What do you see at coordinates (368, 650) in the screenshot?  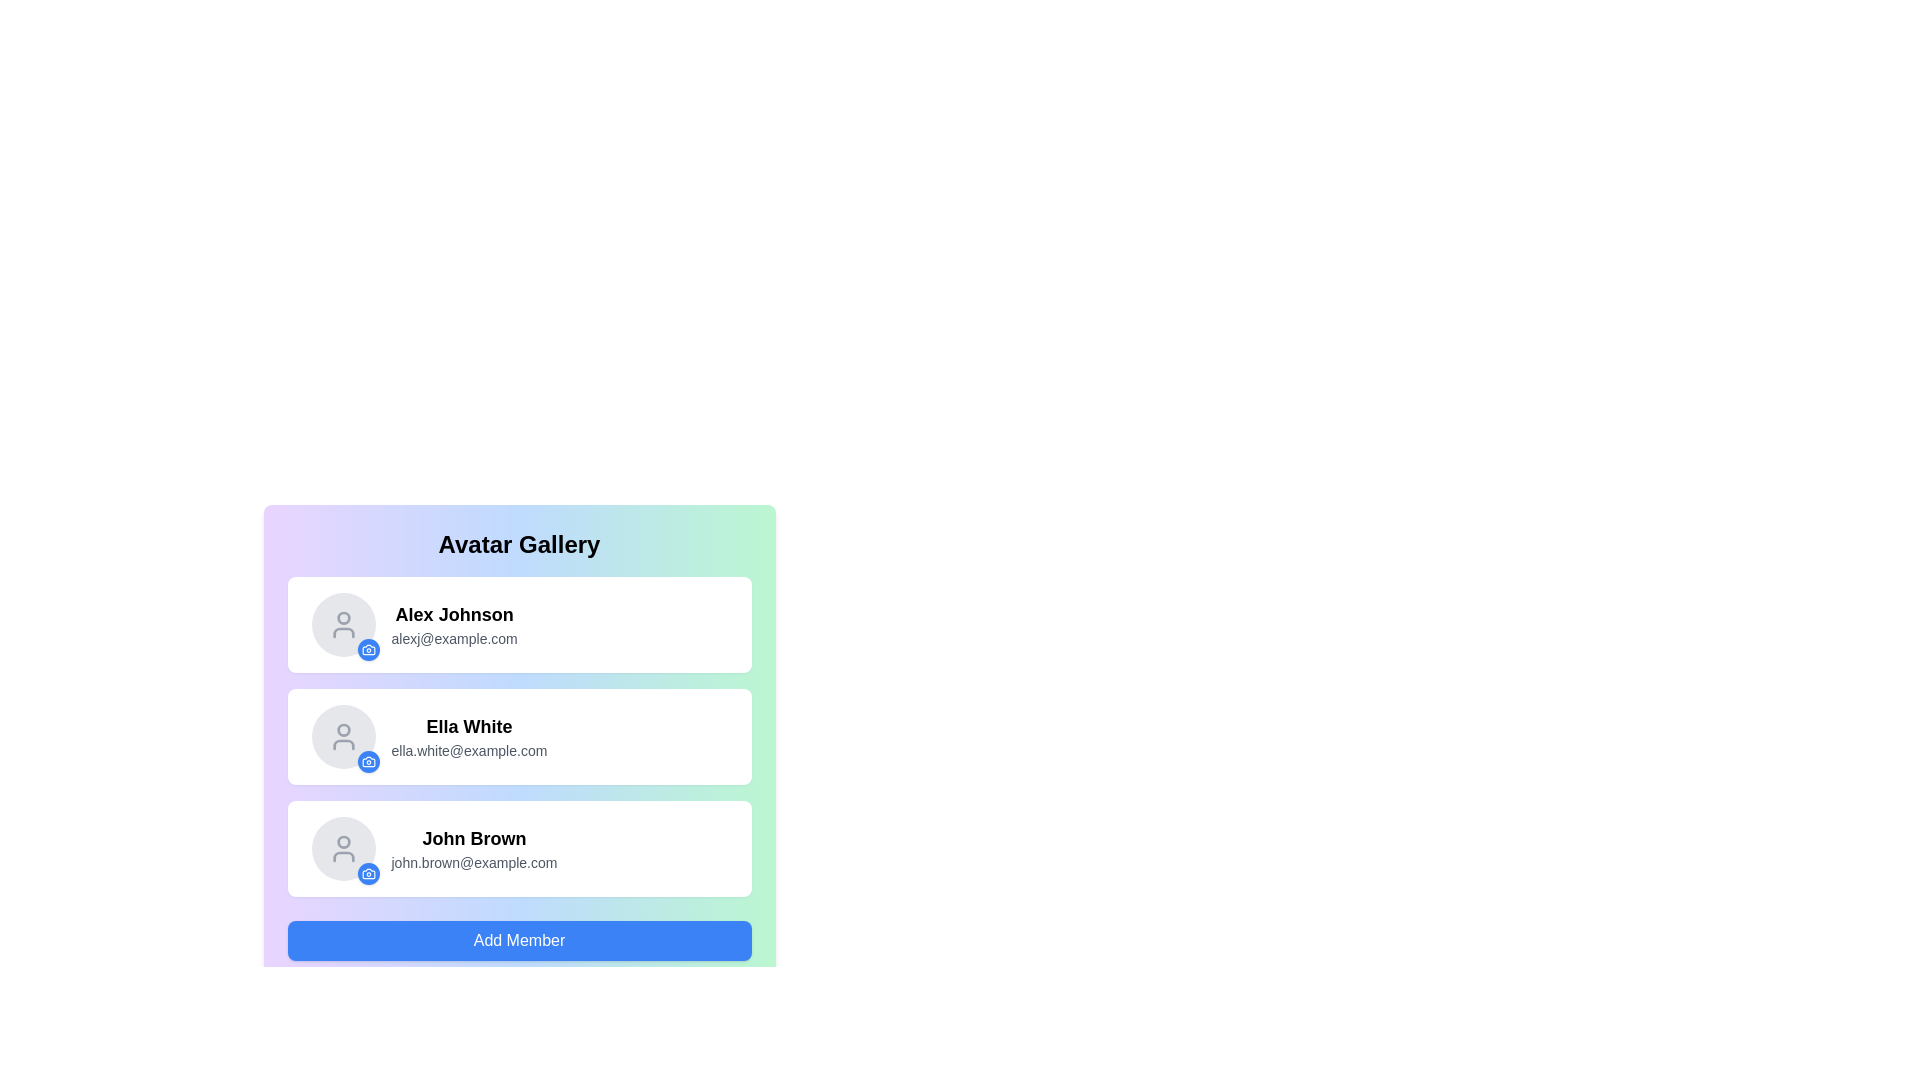 I see `the camera icon located within the circular button at the bottom-right of the user avatar` at bounding box center [368, 650].